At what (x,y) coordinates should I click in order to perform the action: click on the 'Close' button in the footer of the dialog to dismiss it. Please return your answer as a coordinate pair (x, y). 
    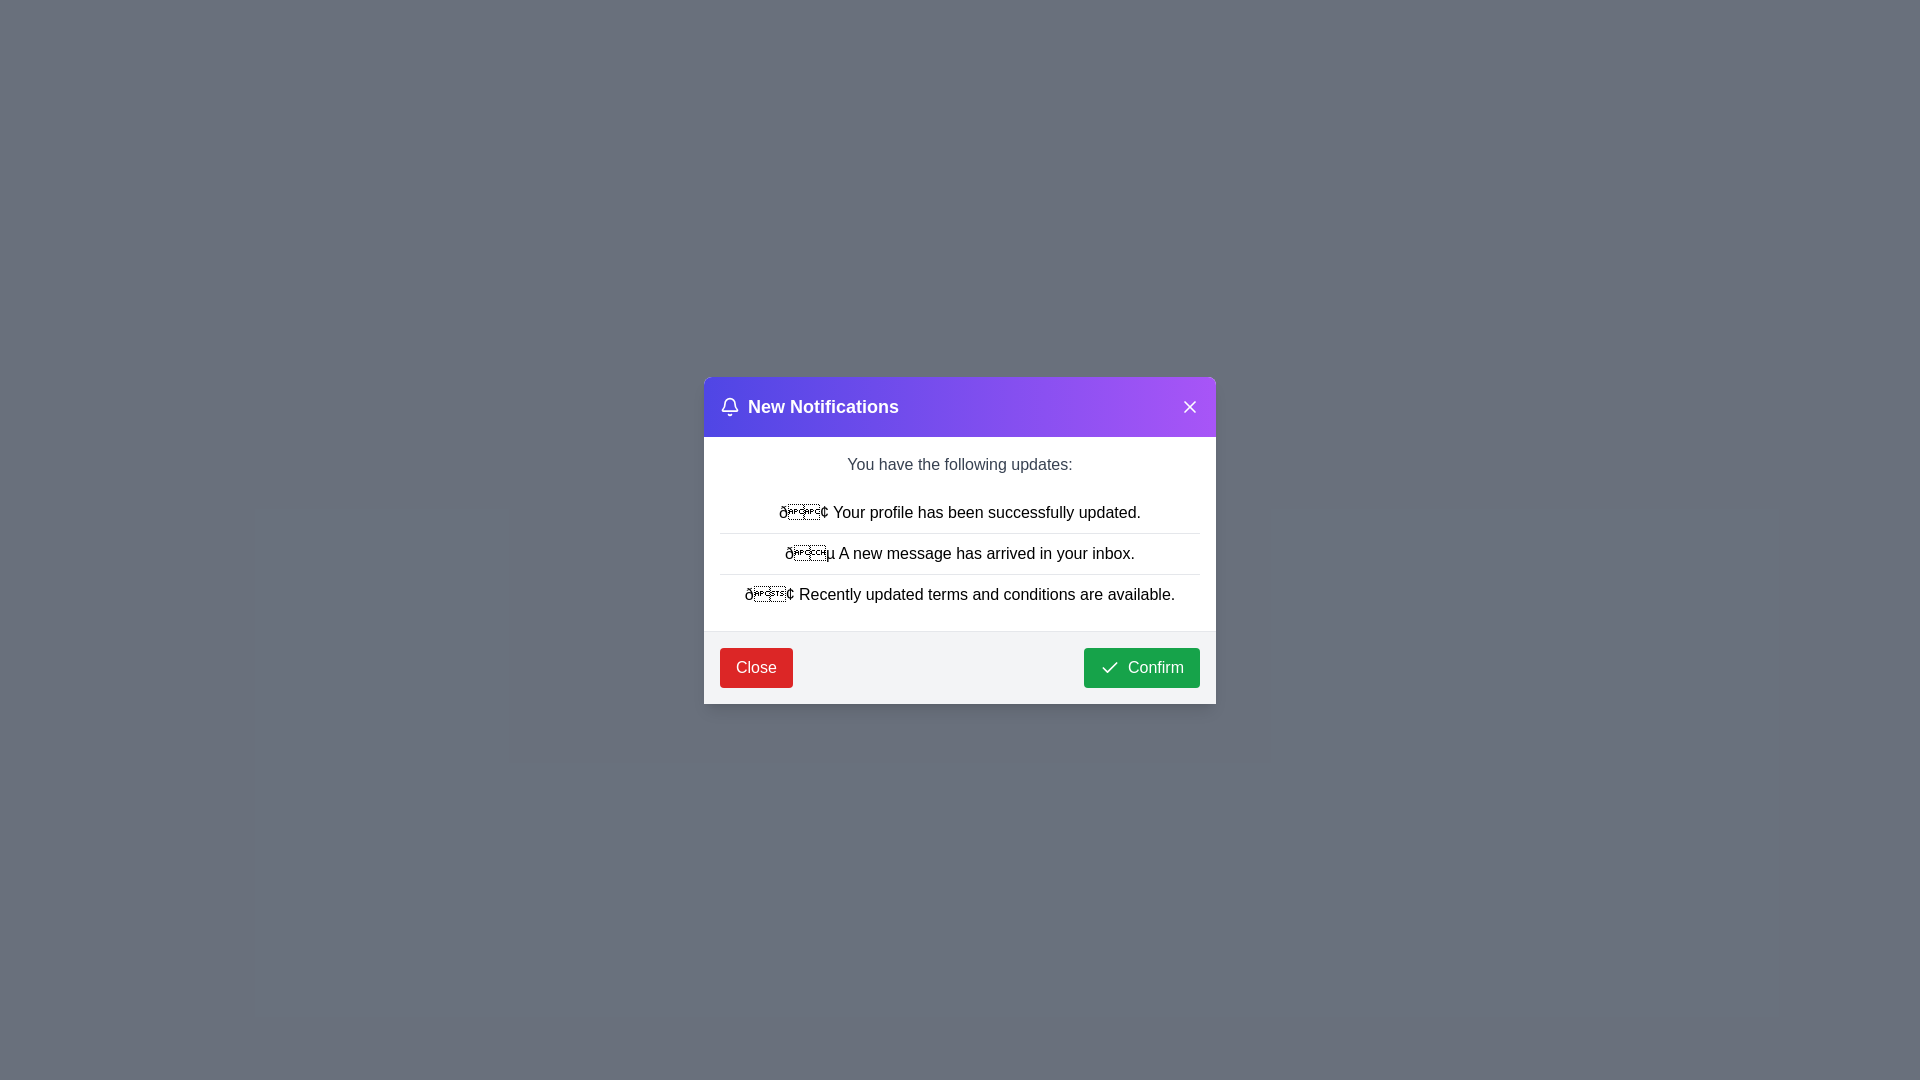
    Looking at the image, I should click on (754, 667).